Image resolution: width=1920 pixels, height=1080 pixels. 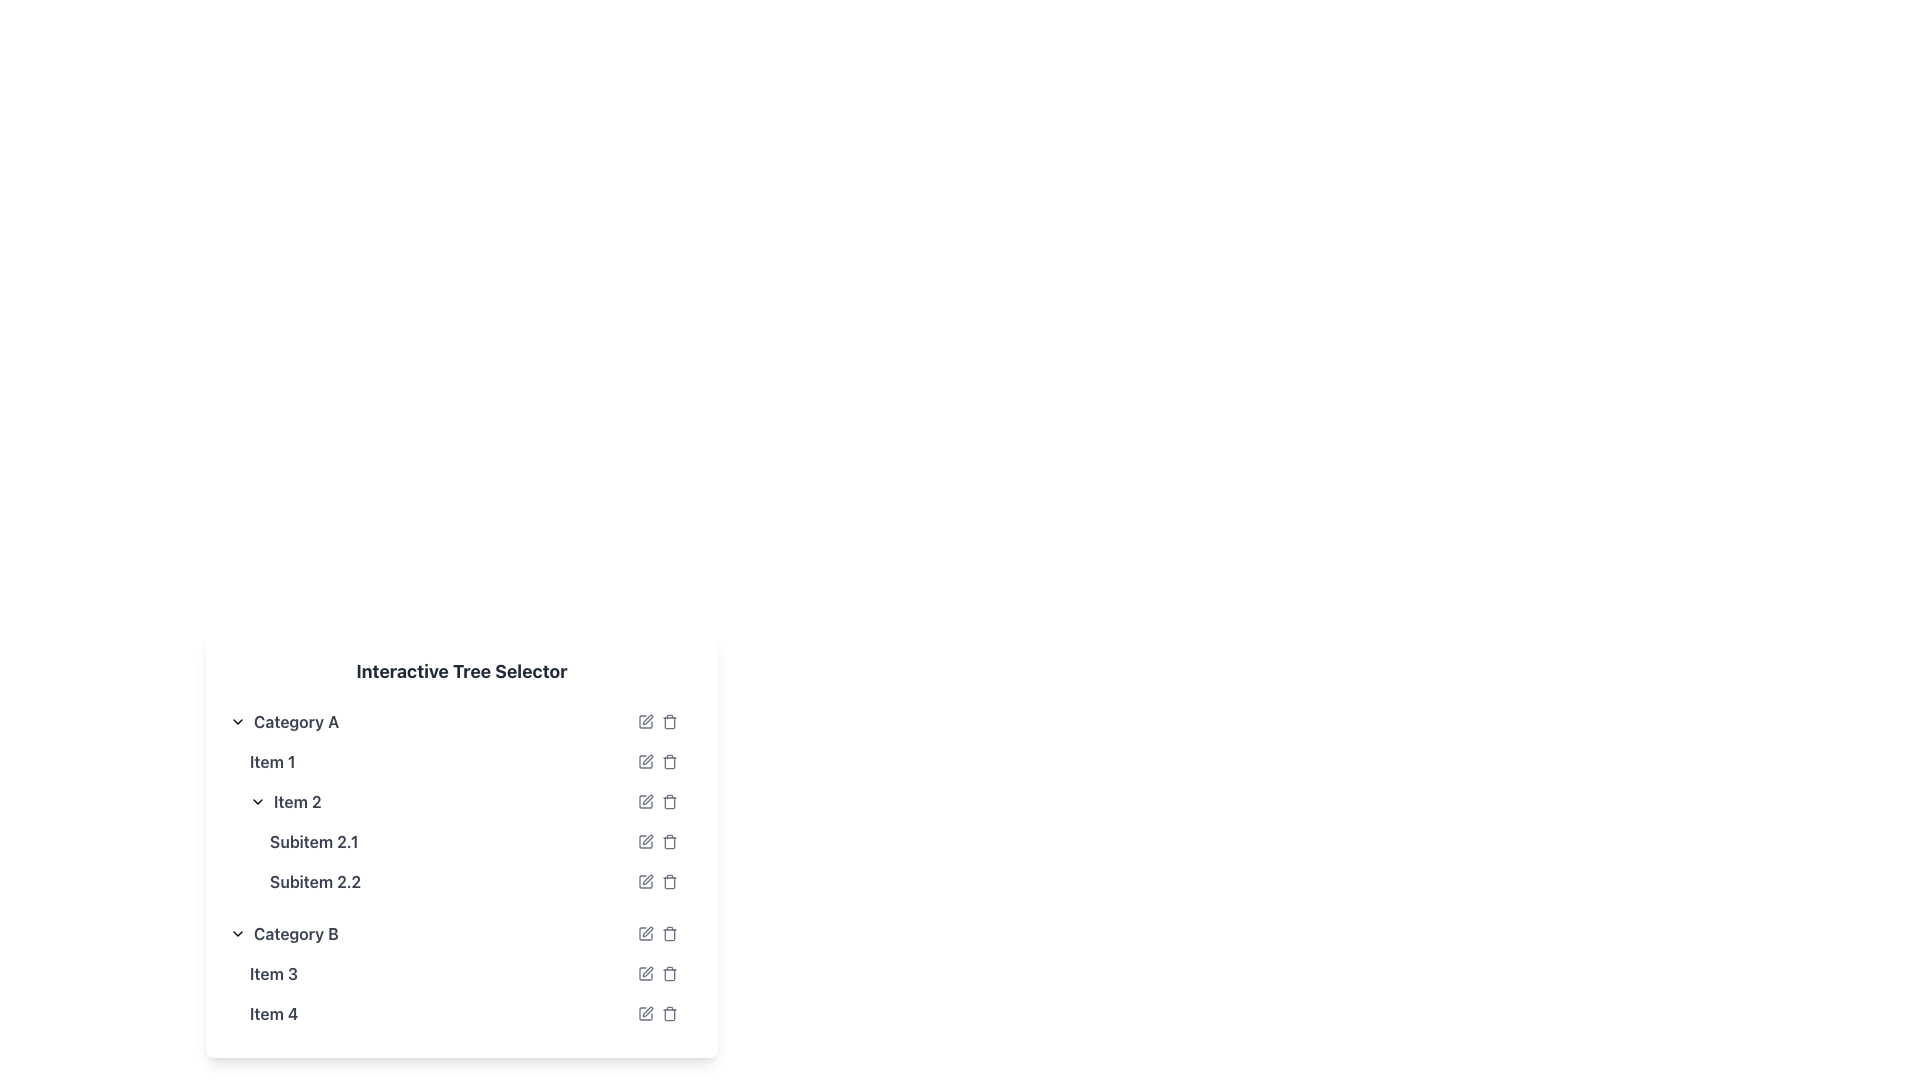 I want to click on the edit icon button located next to 'Item 3' in the 'Category B' section of the interactive tree selector, so click(x=647, y=971).